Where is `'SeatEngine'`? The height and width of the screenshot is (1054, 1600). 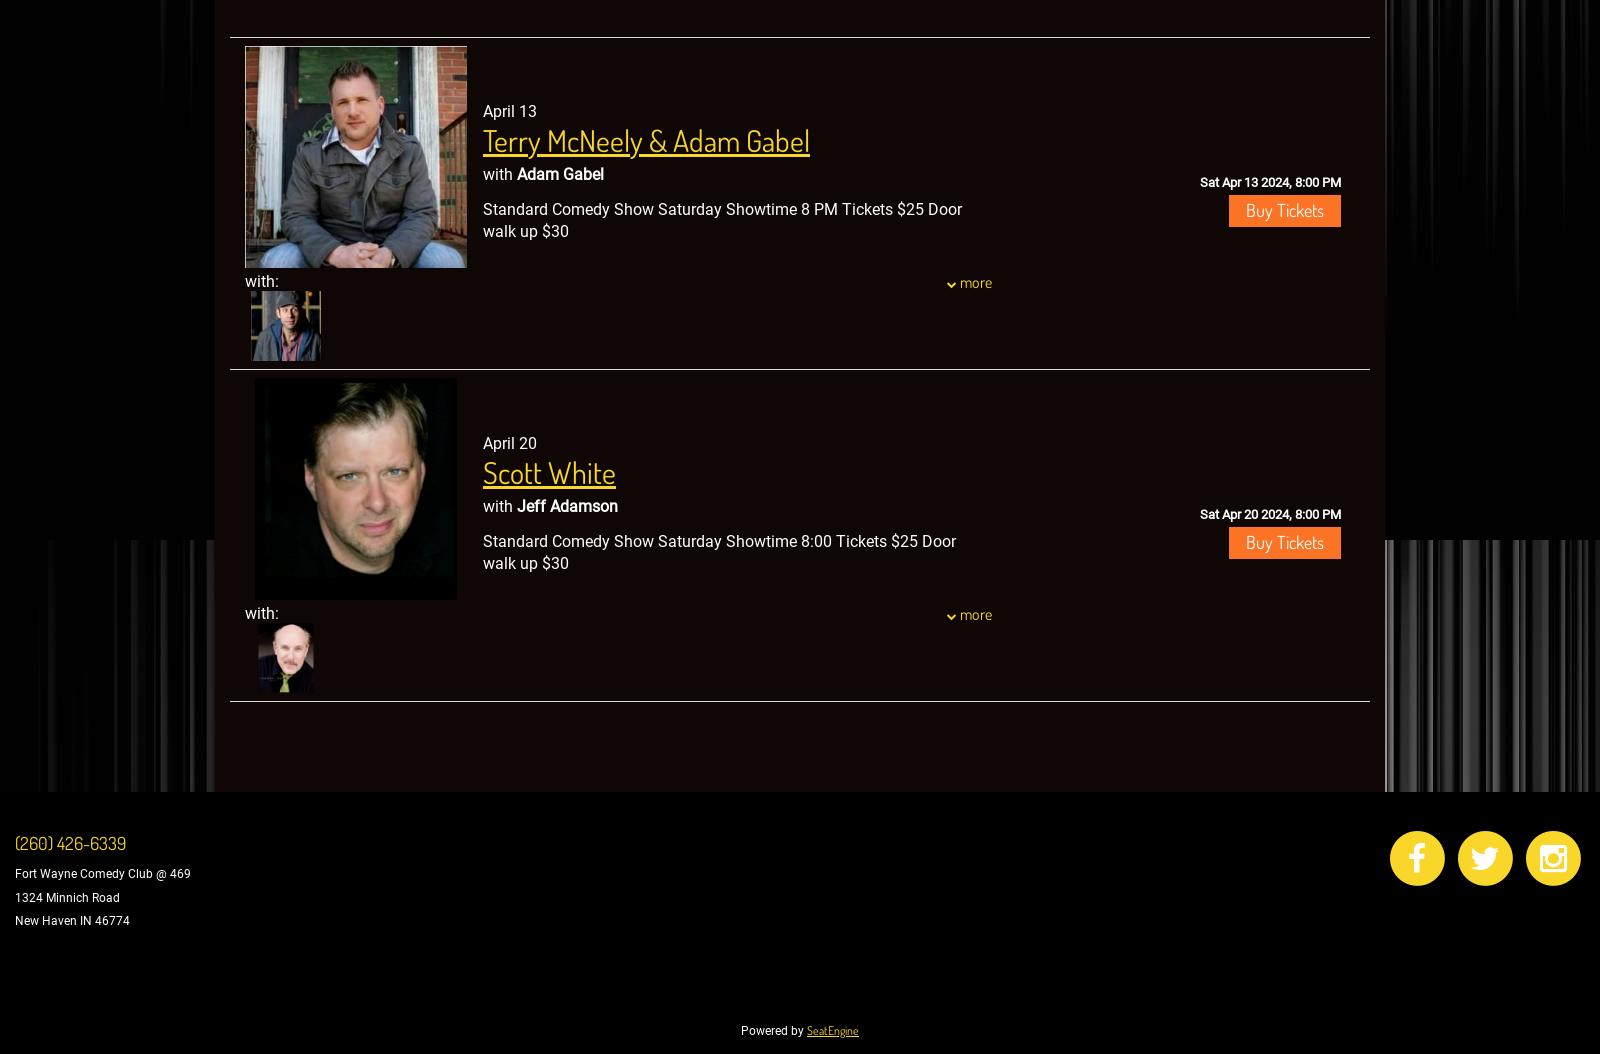 'SeatEngine' is located at coordinates (831, 1029).